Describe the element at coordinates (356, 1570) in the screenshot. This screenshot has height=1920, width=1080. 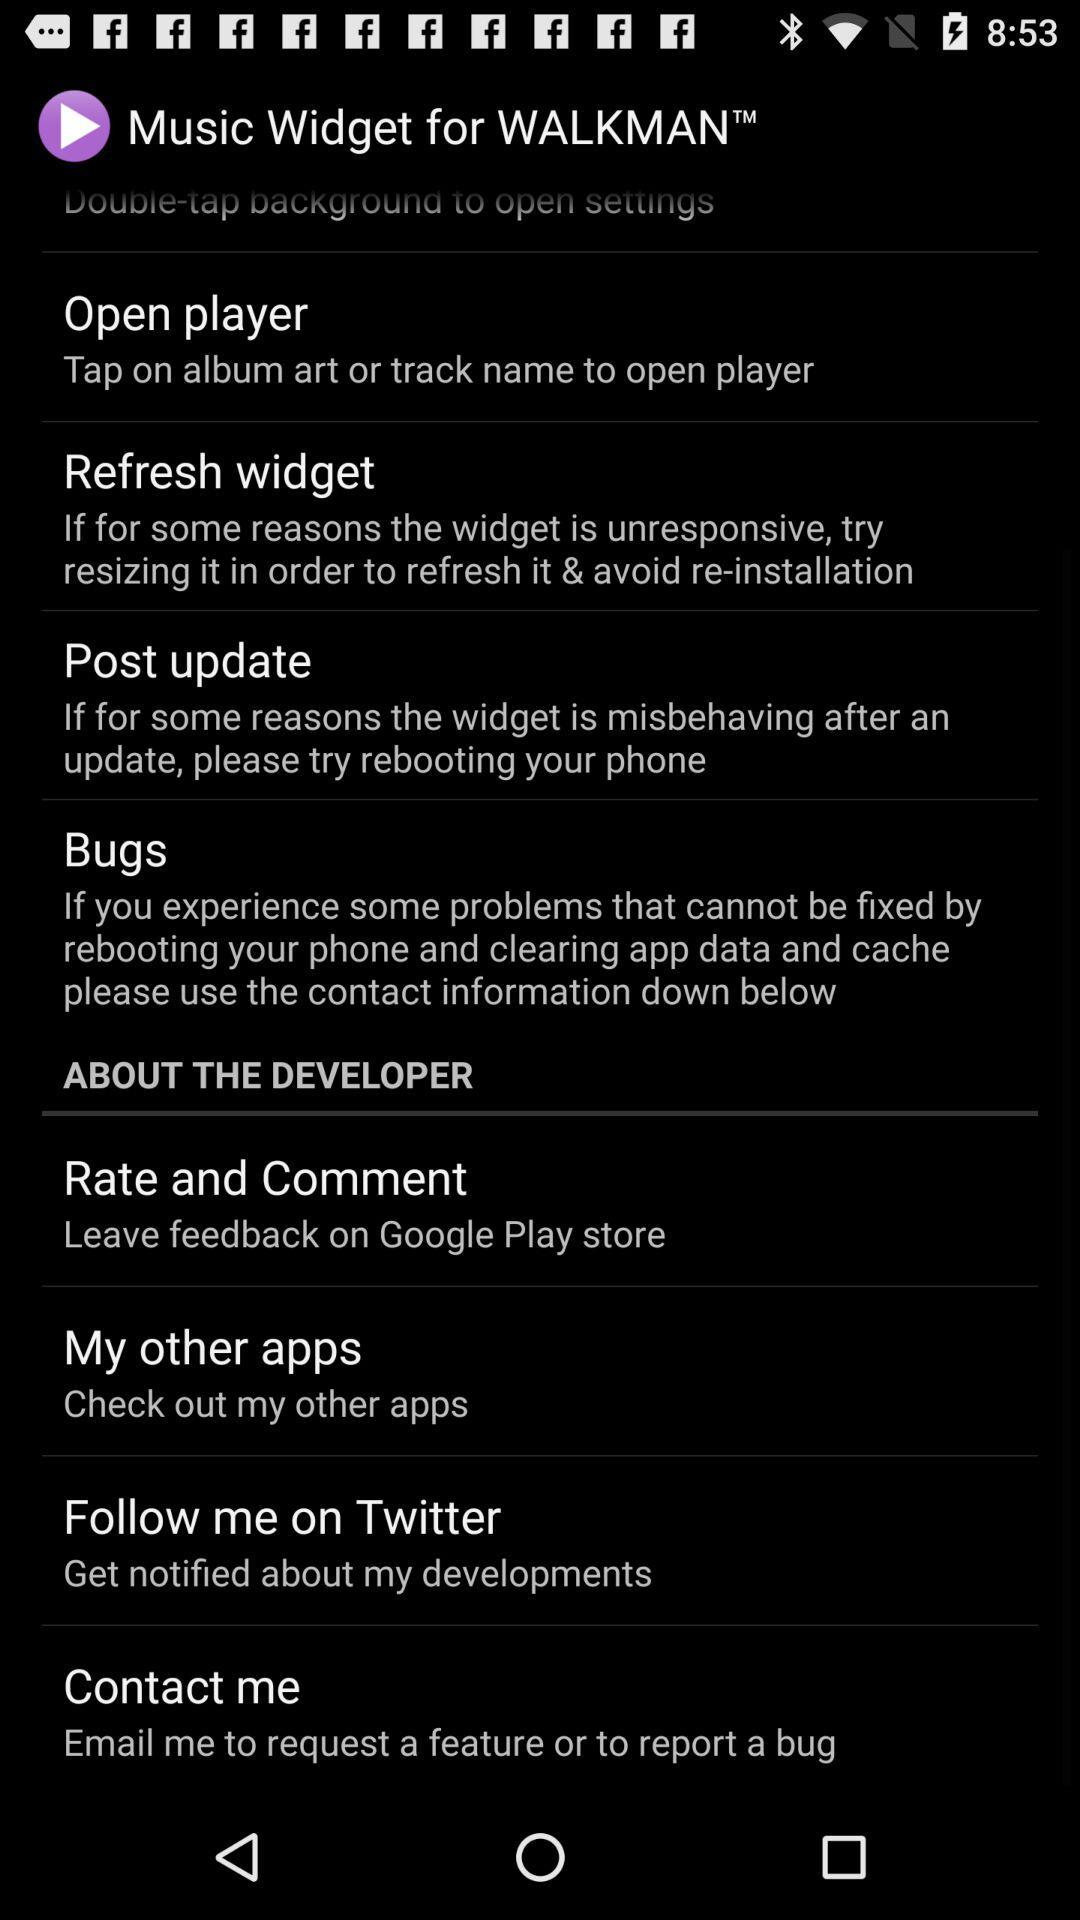
I see `the get notified about icon` at that location.